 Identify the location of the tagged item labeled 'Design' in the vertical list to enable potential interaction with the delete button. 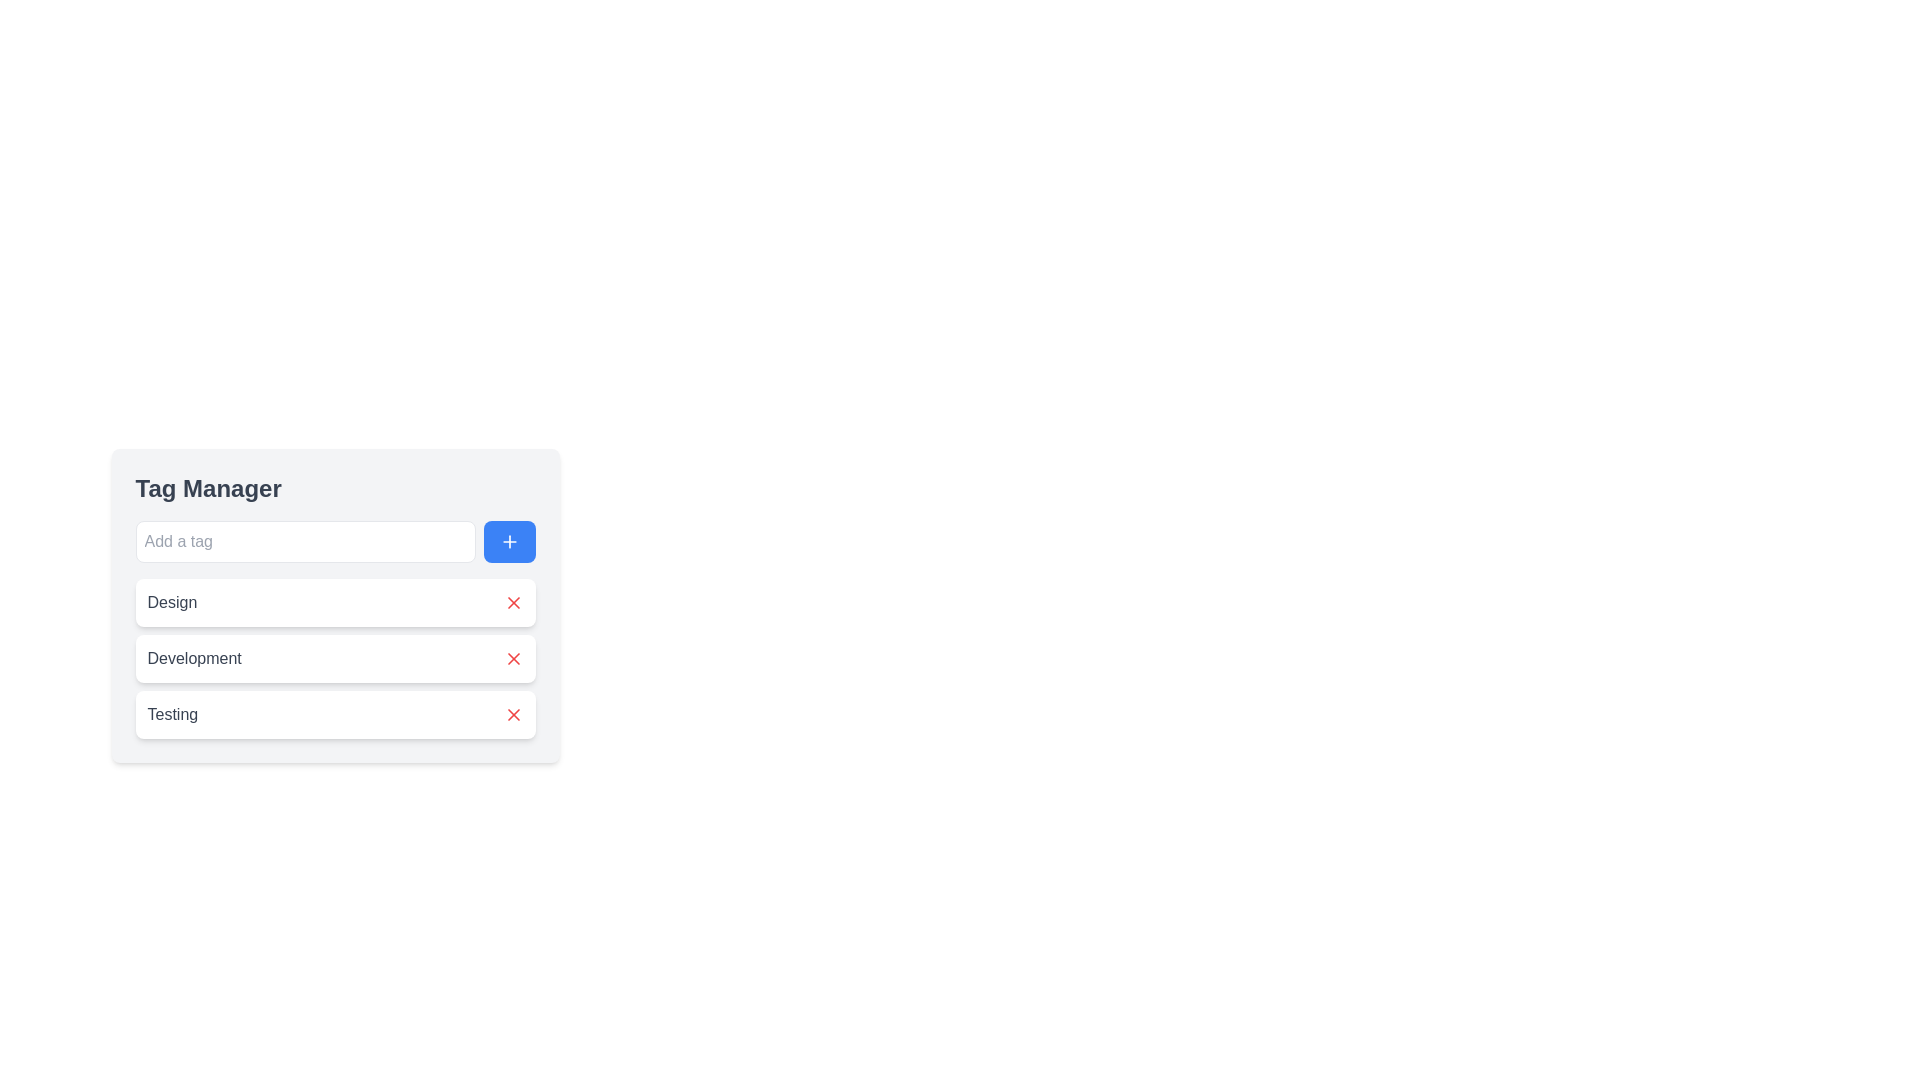
(335, 601).